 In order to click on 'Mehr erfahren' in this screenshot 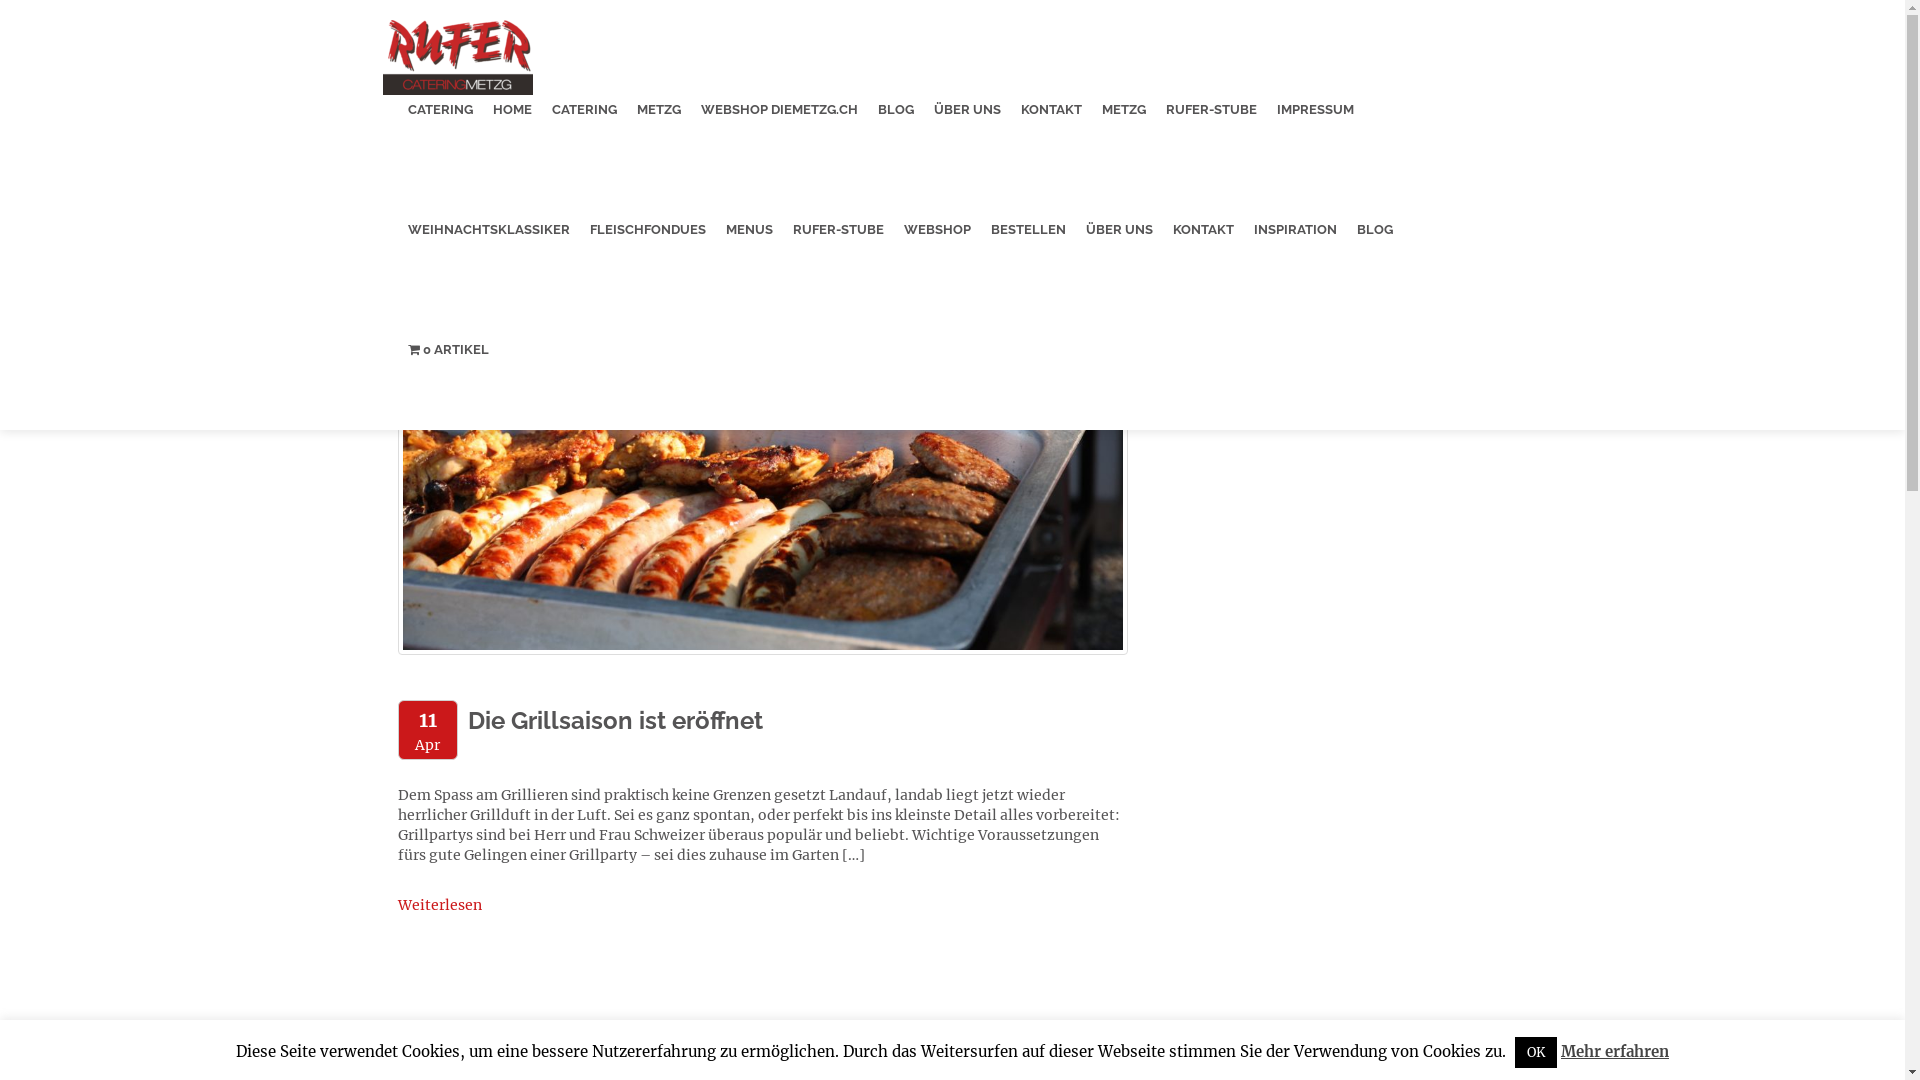, I will do `click(1614, 1050)`.